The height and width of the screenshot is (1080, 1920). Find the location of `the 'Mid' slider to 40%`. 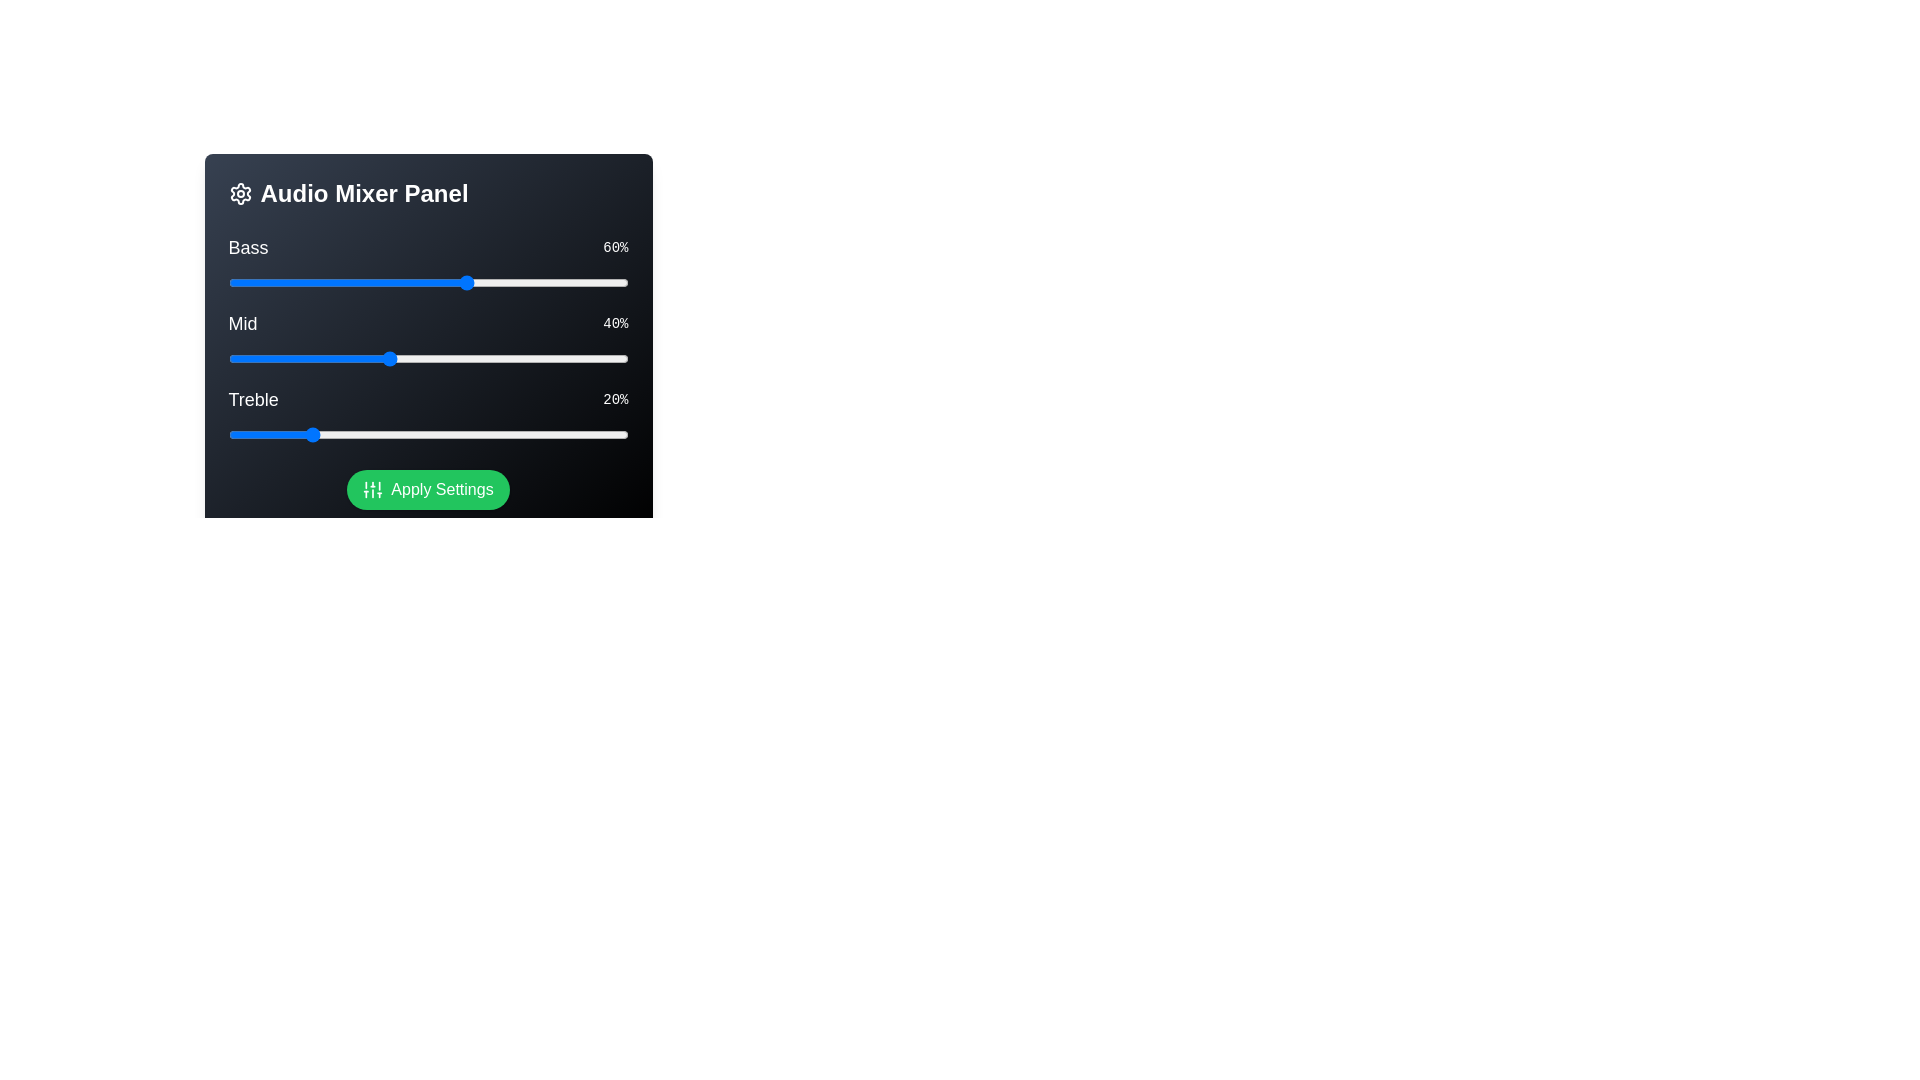

the 'Mid' slider to 40% is located at coordinates (388, 357).